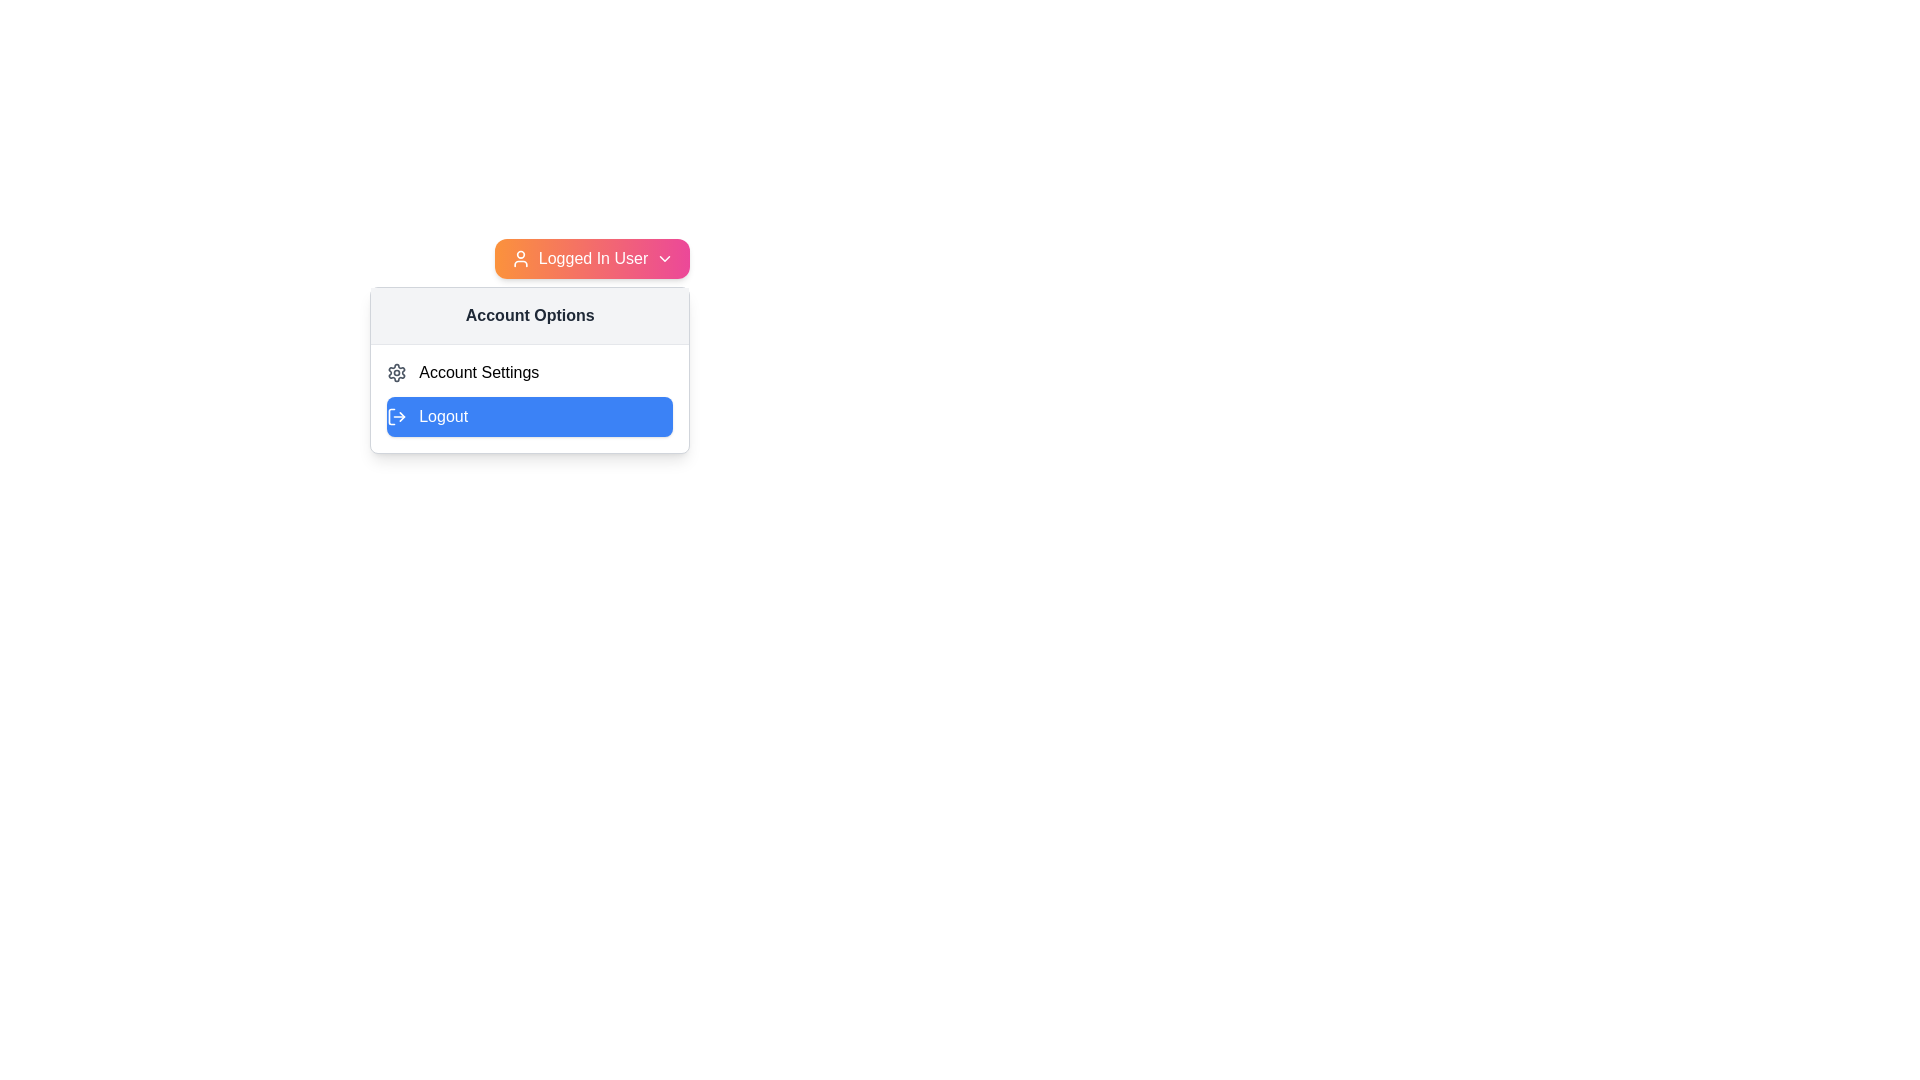 The width and height of the screenshot is (1920, 1080). I want to click on the Label with icon that denotes account settings options, located within the 'Account Options' dropdown menu as the first list item, so click(530, 373).